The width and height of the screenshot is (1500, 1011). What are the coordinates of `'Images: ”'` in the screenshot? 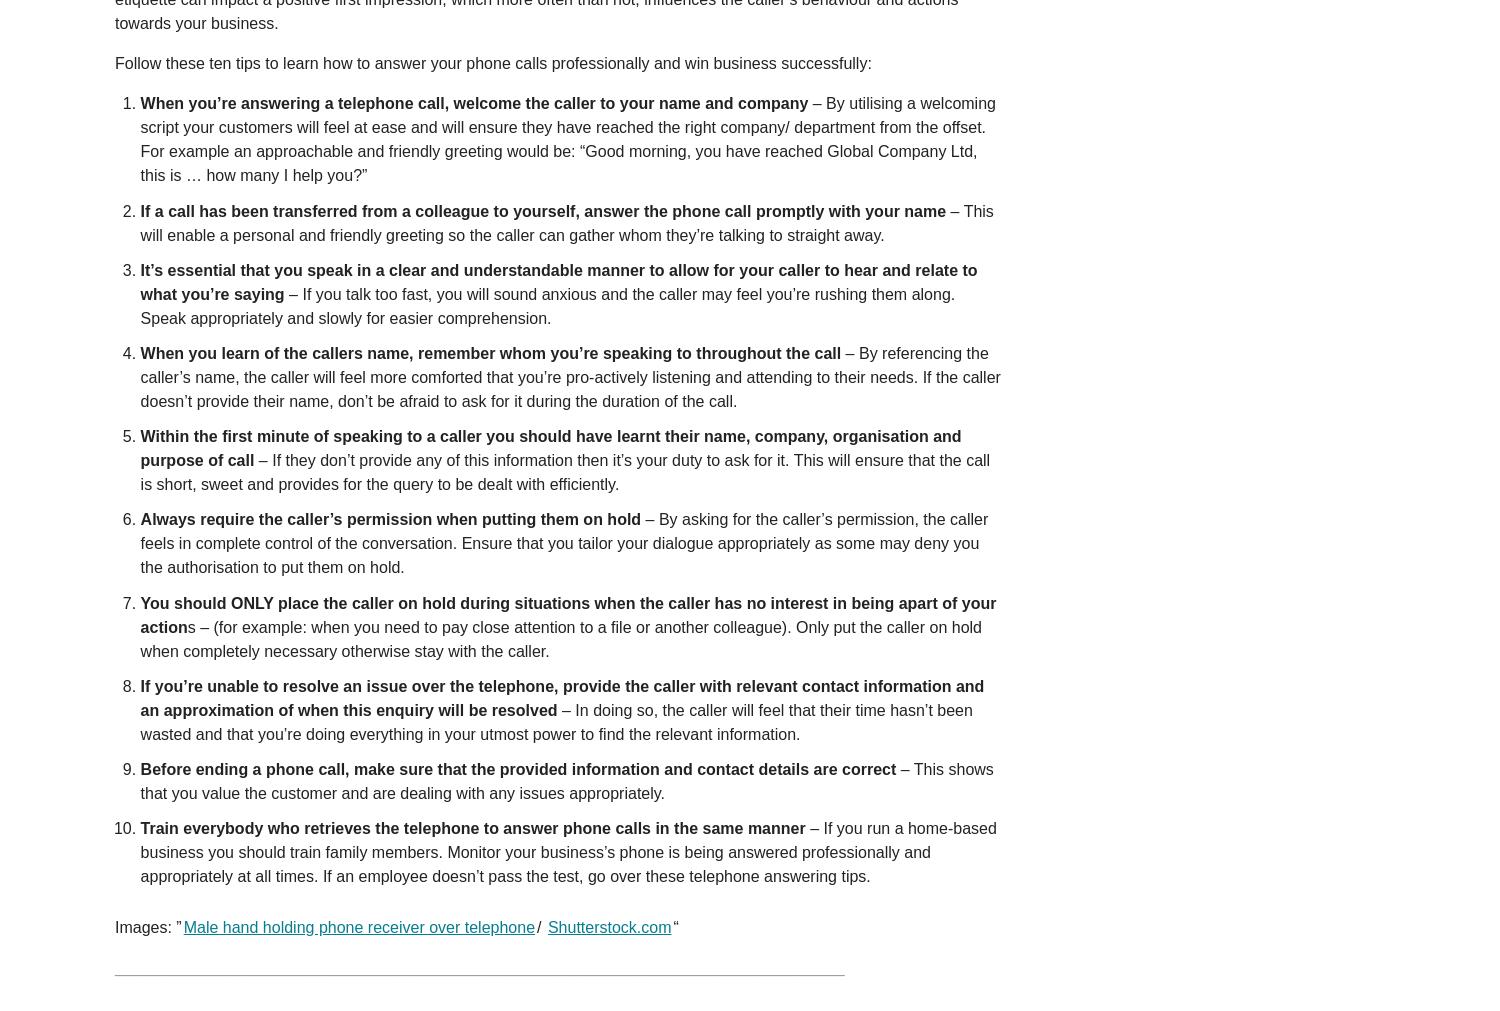 It's located at (148, 927).